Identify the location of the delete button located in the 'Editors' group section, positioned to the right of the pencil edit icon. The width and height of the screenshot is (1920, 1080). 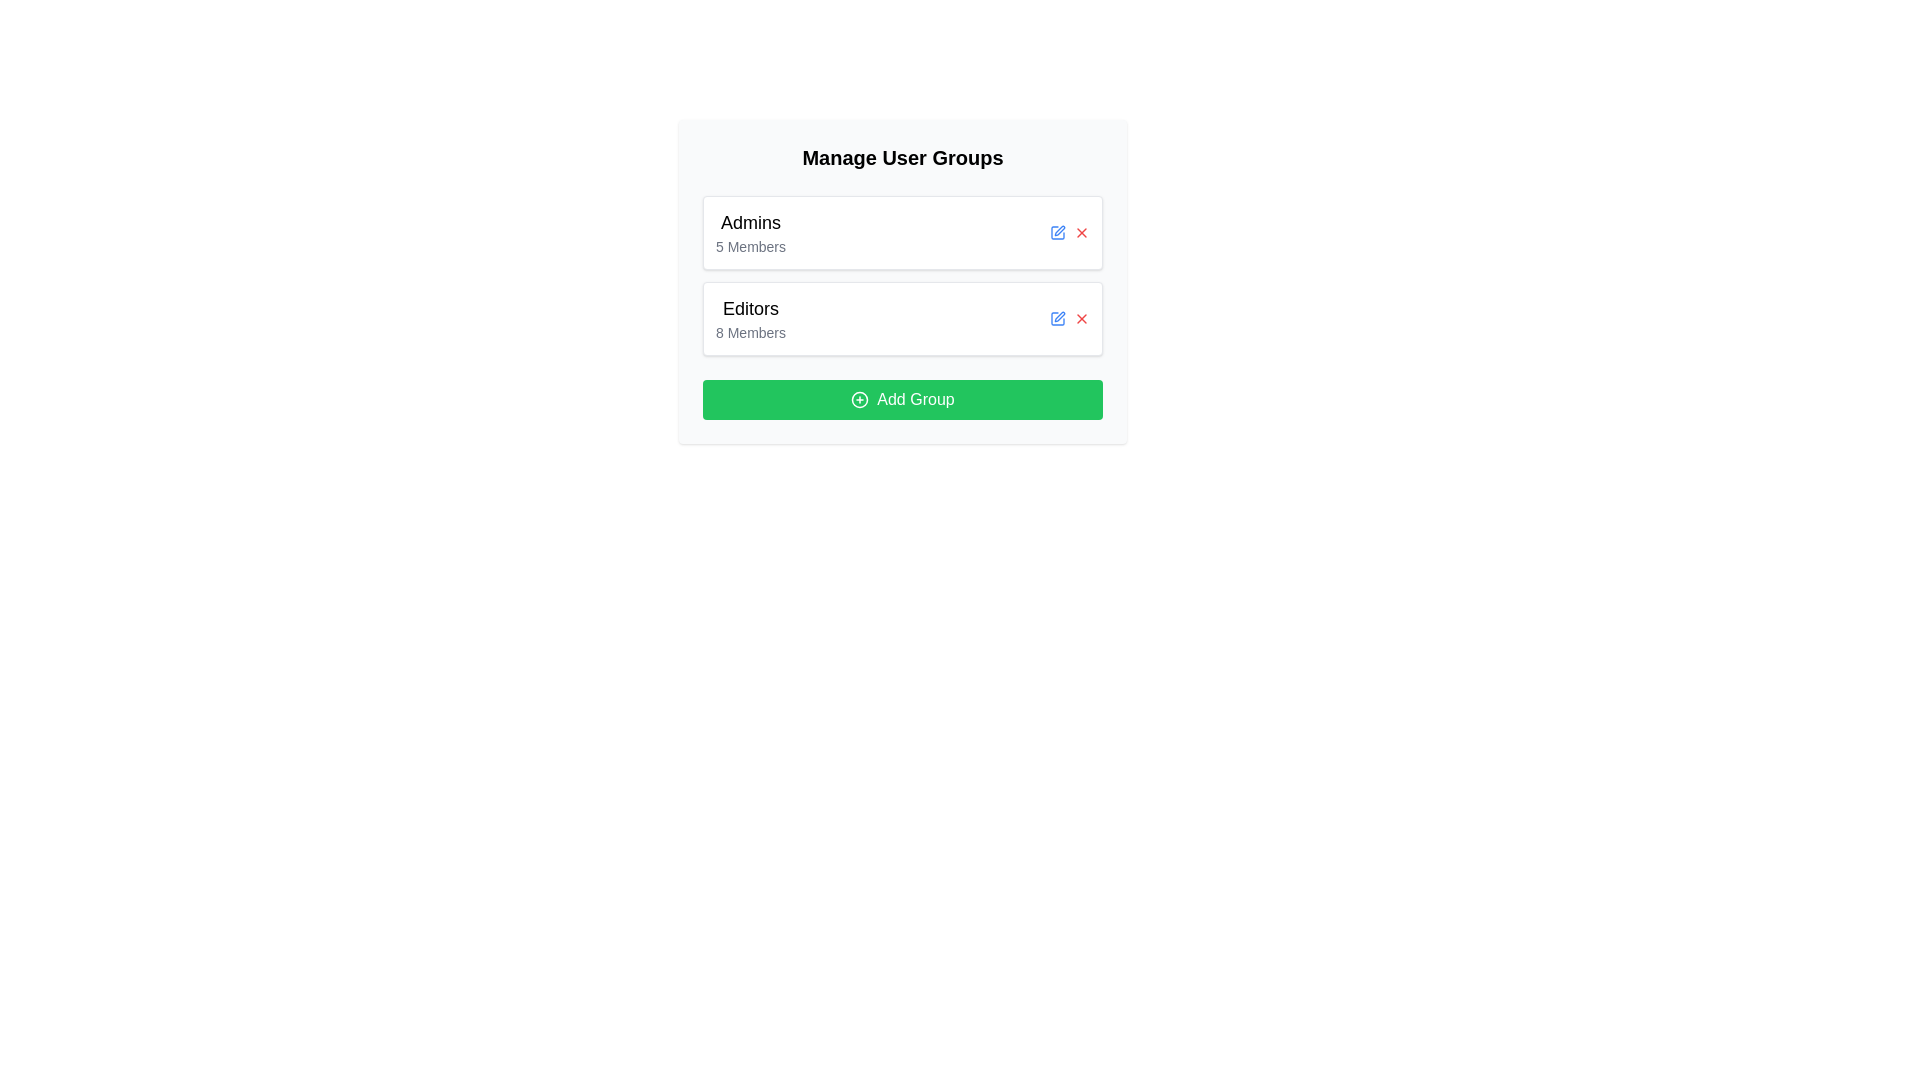
(1080, 318).